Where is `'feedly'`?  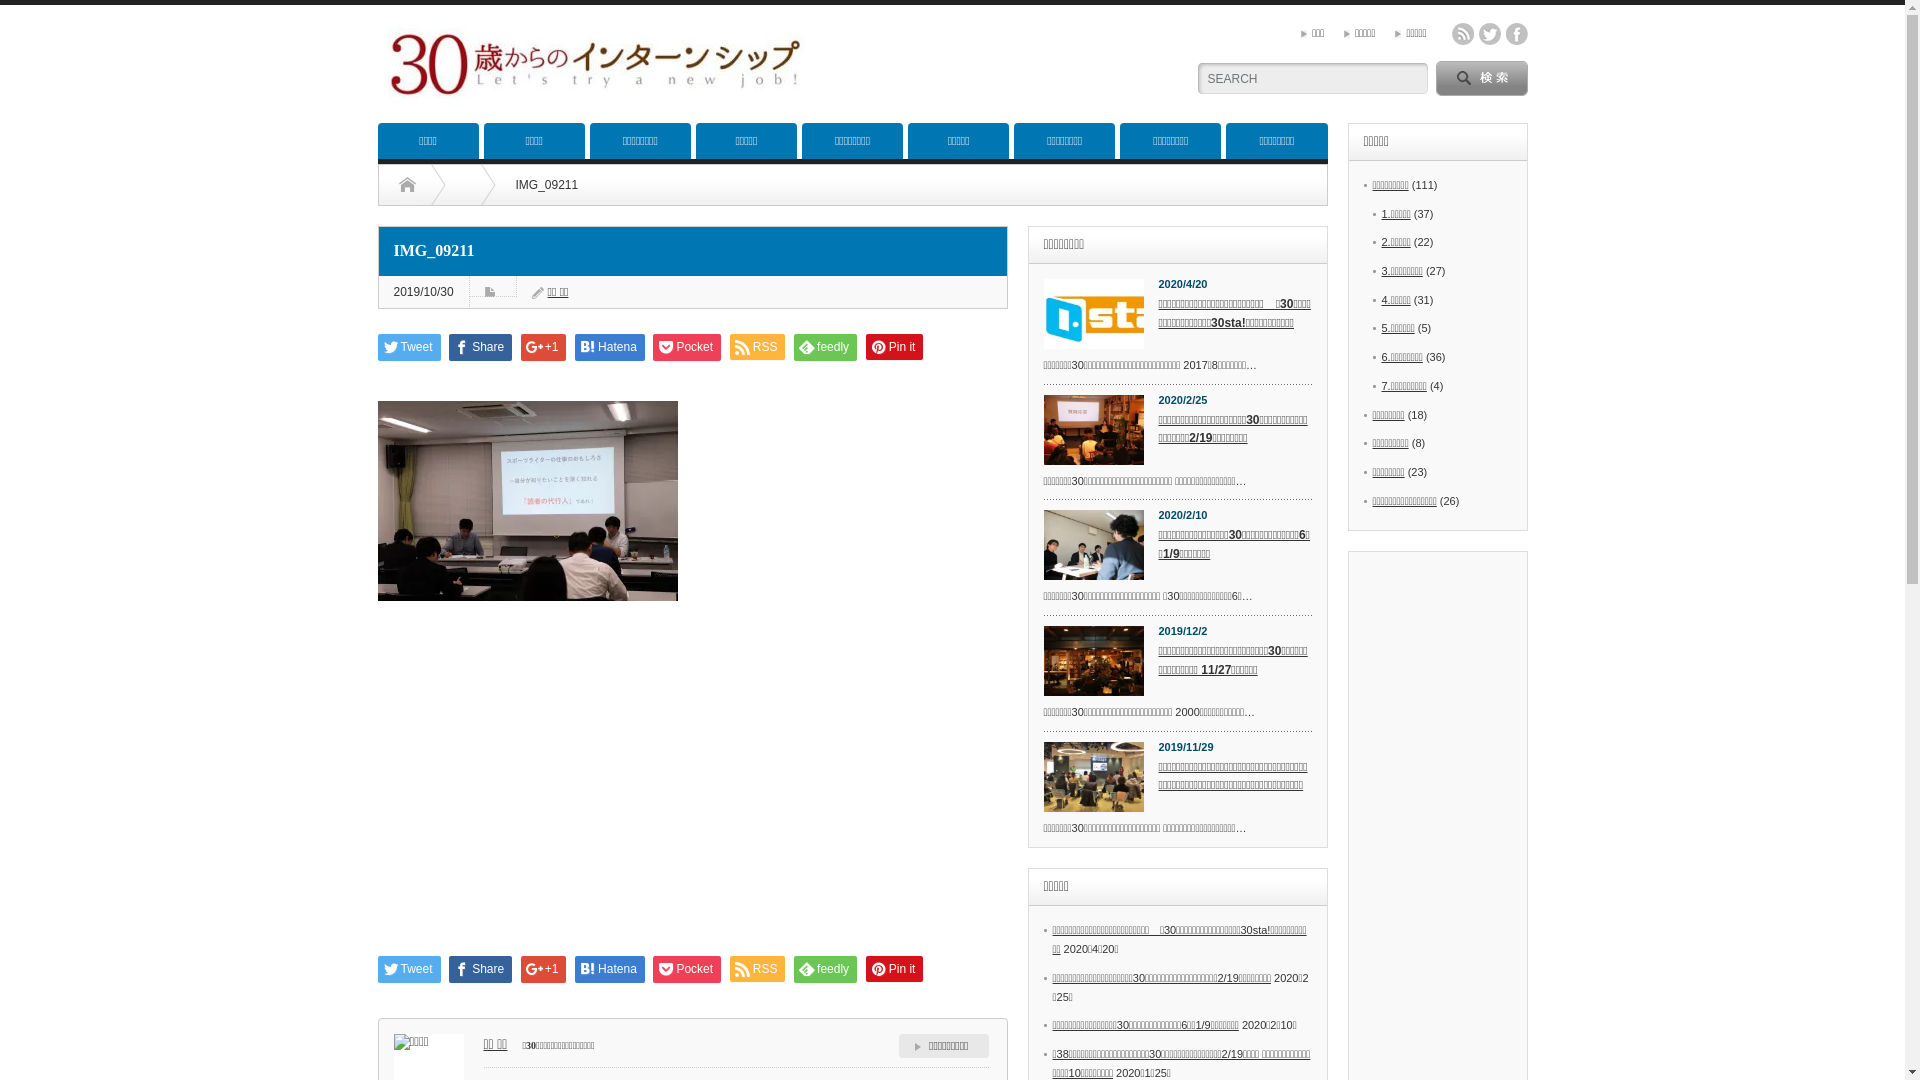 'feedly' is located at coordinates (825, 346).